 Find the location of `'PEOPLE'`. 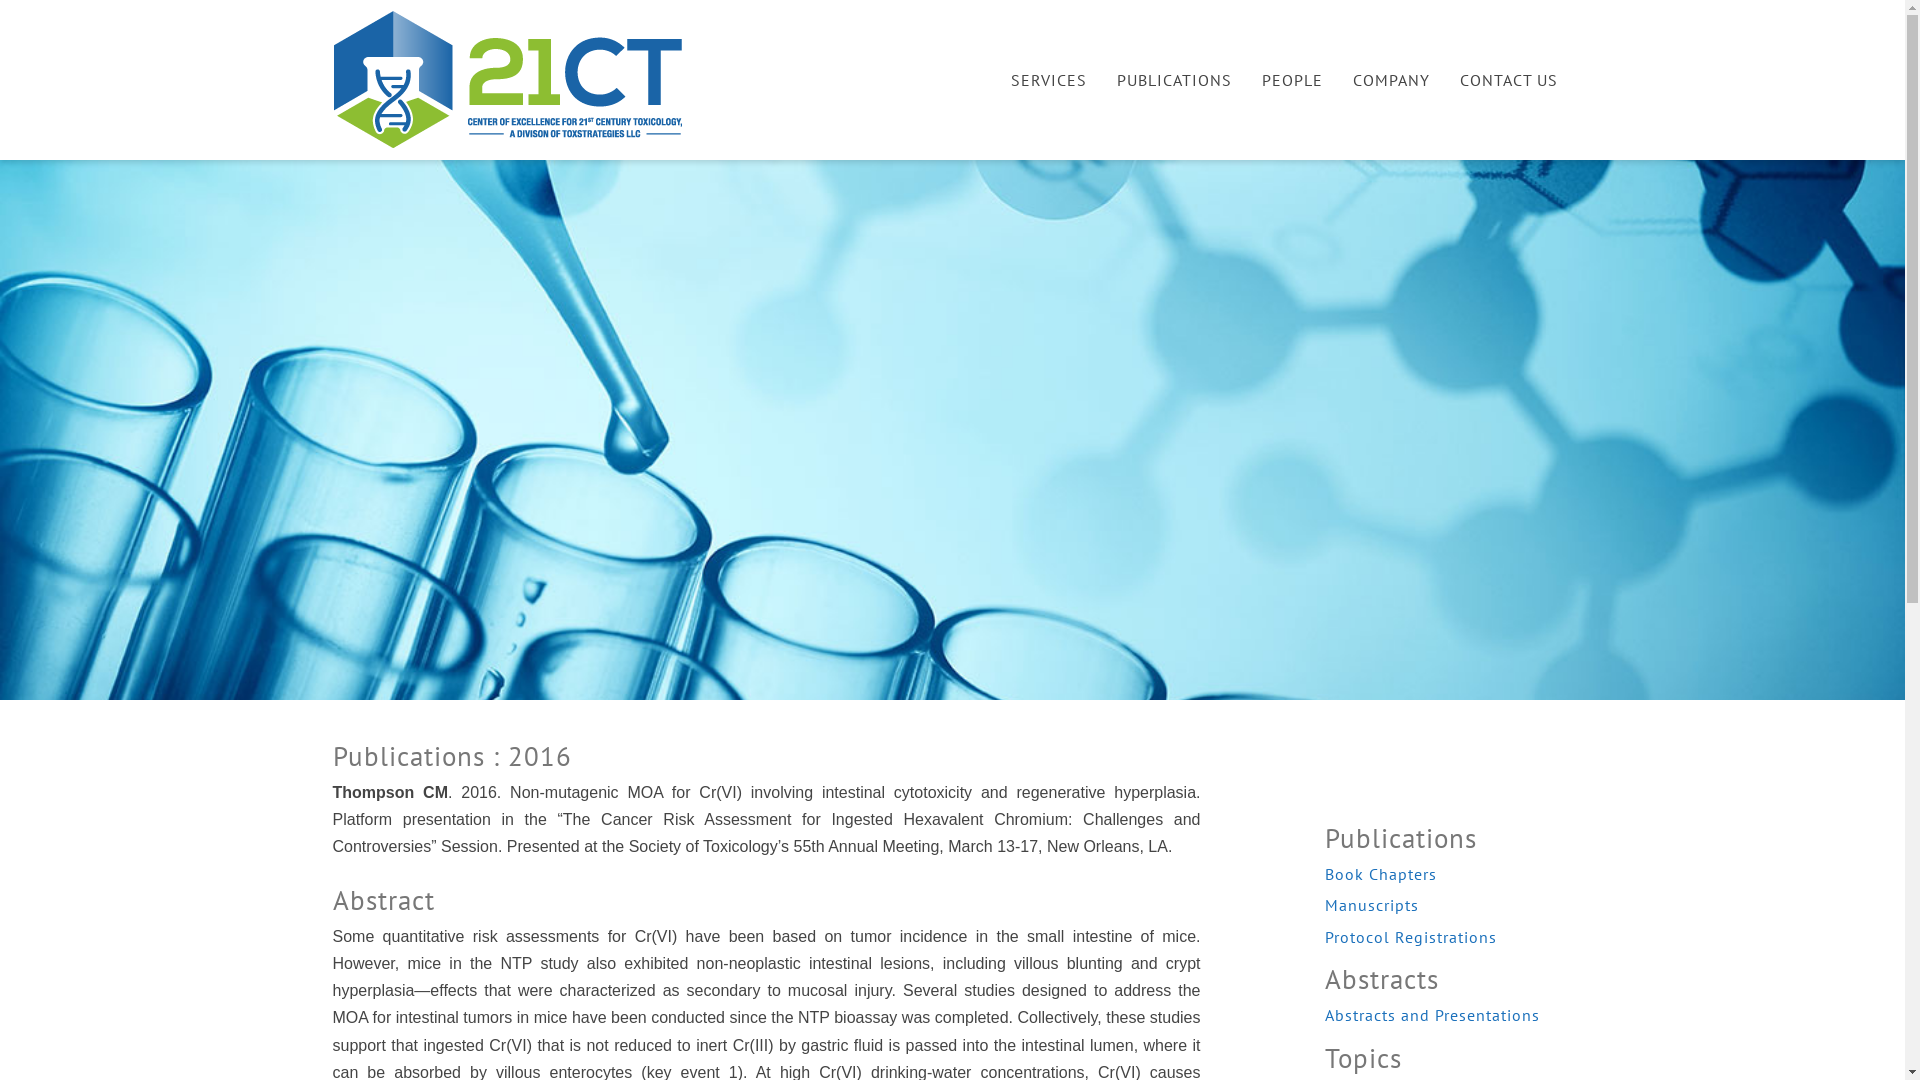

'PEOPLE' is located at coordinates (1291, 79).